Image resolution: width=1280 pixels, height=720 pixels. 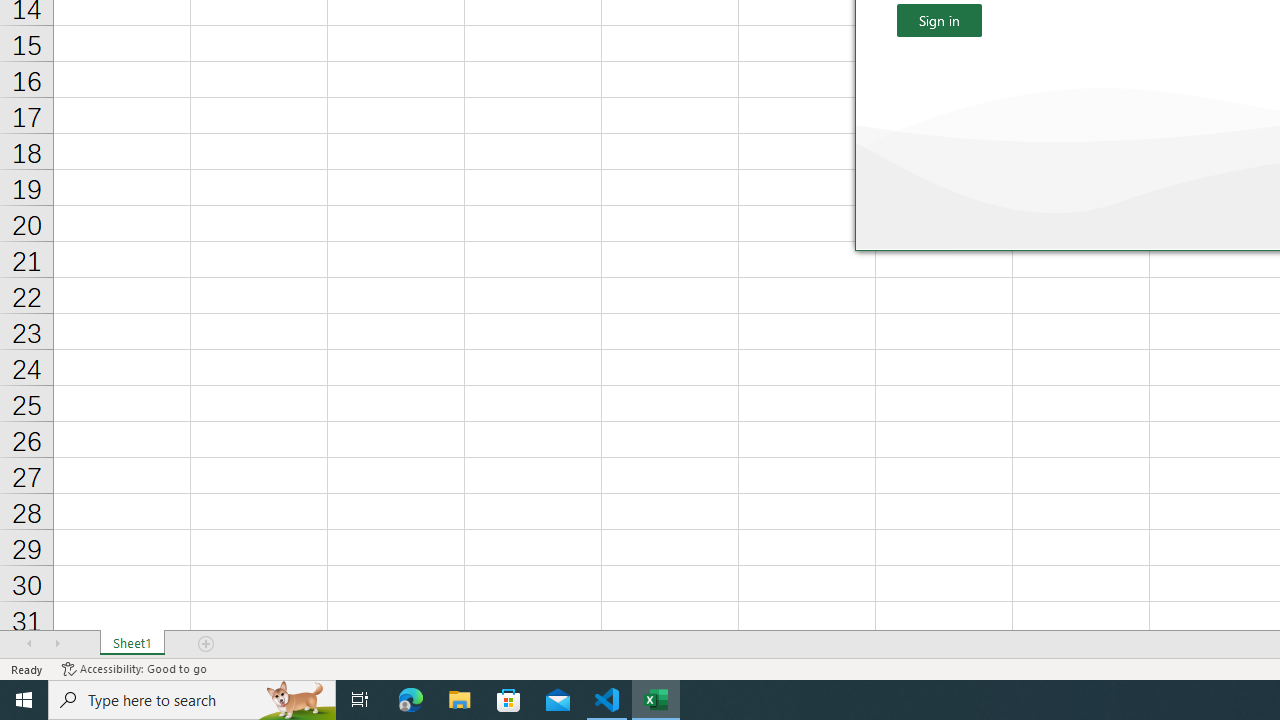 I want to click on 'Microsoft Edge', so click(x=410, y=698).